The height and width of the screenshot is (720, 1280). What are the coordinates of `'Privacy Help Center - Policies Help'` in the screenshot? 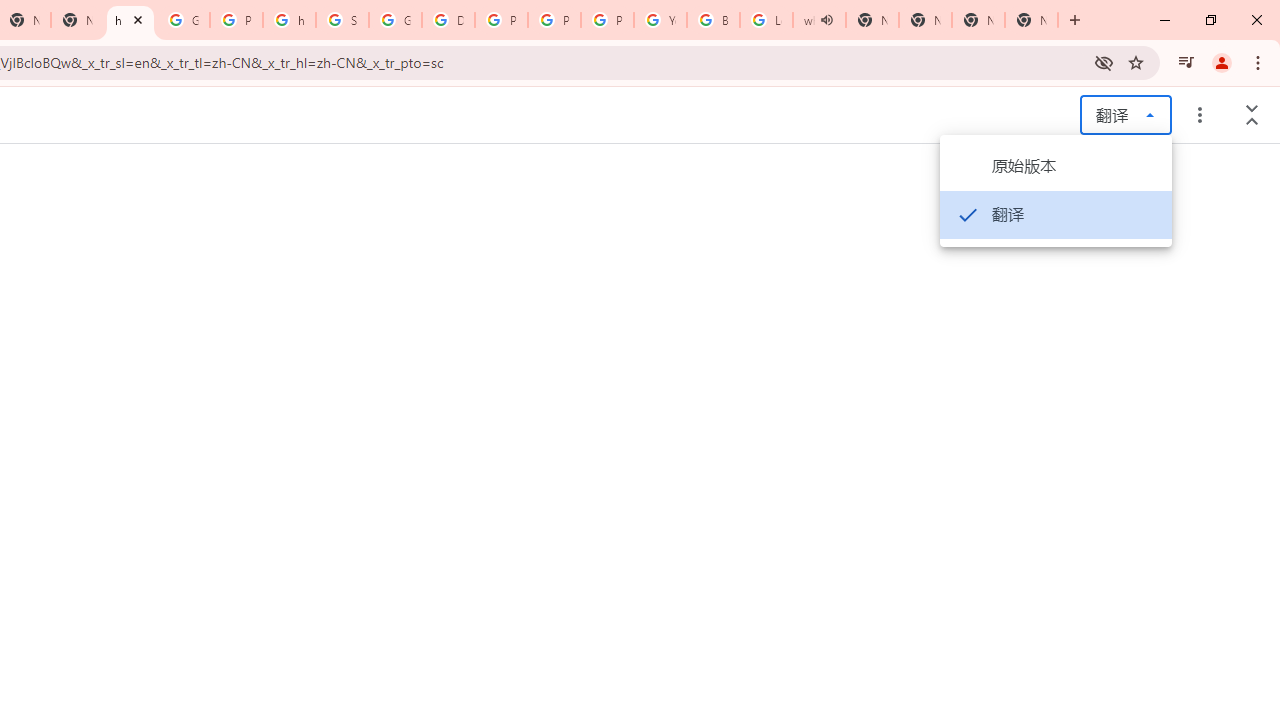 It's located at (554, 20).